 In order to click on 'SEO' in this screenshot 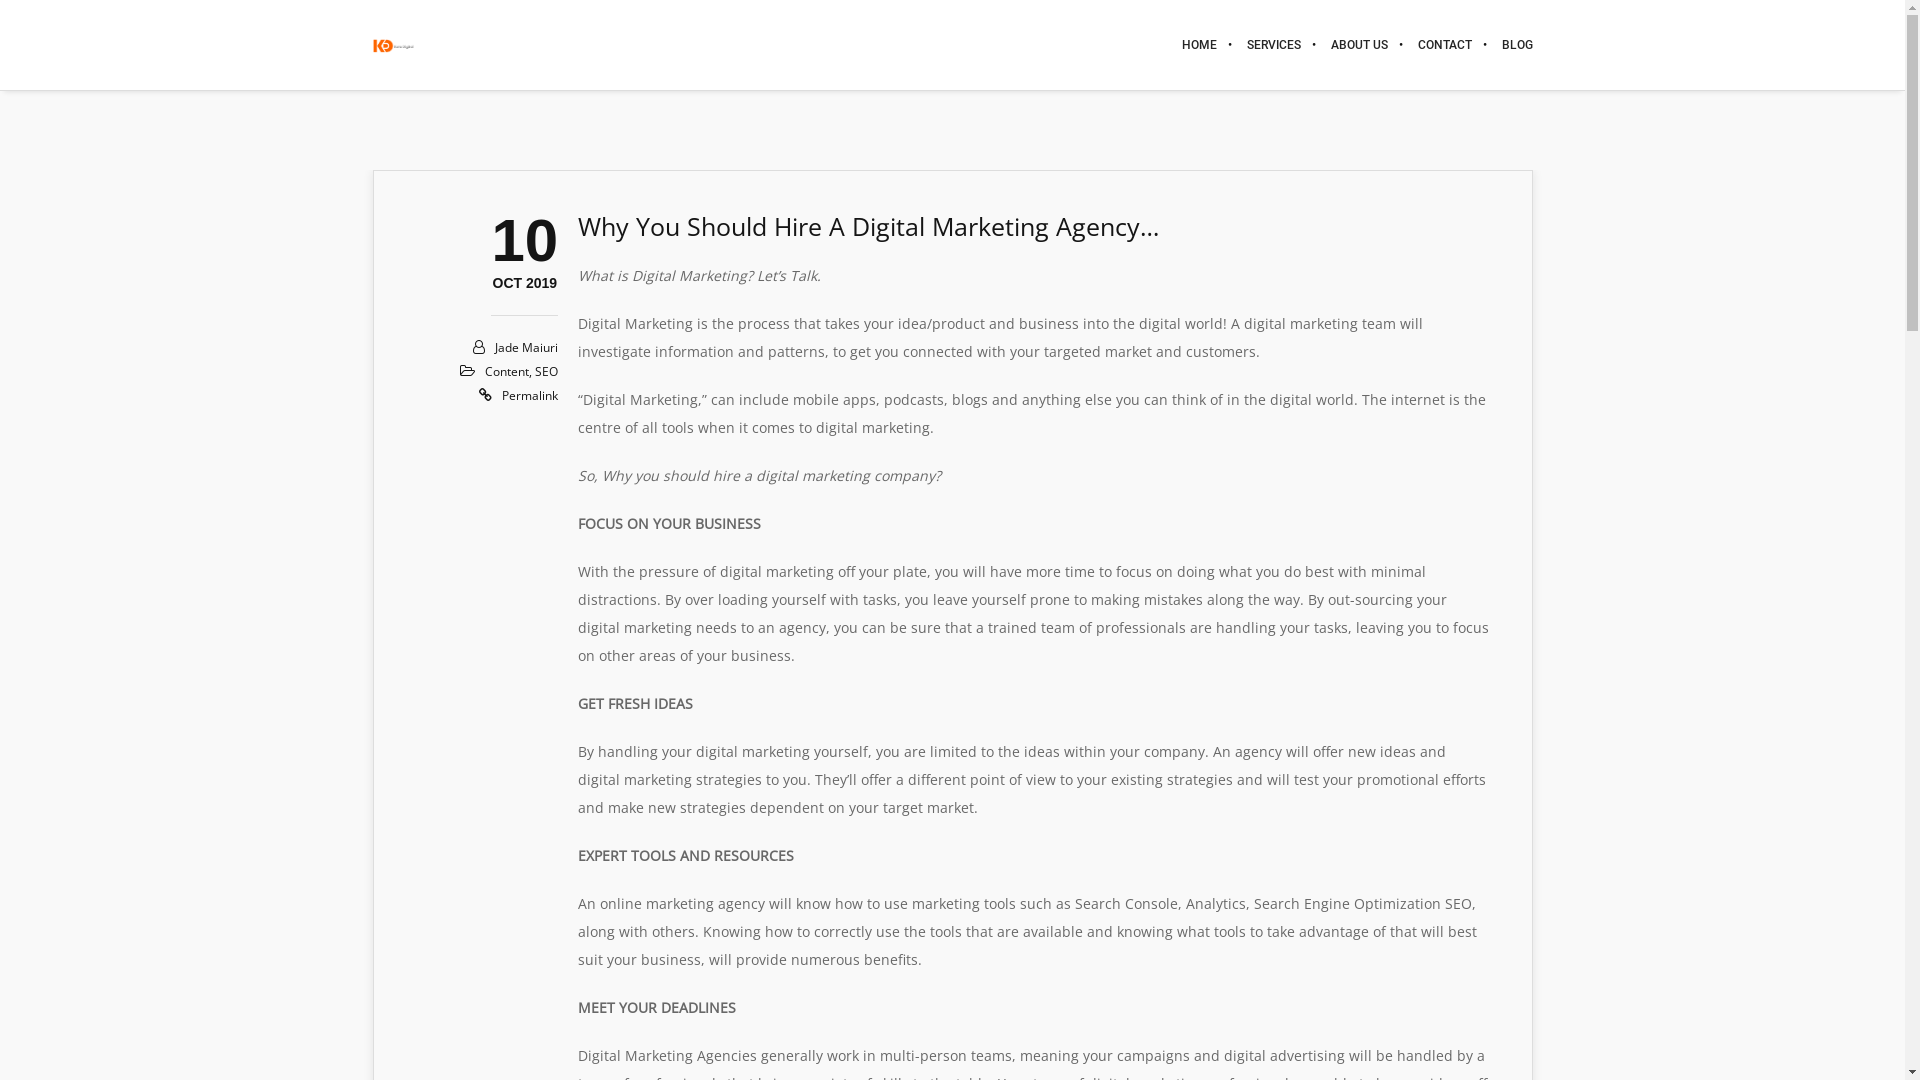, I will do `click(534, 371)`.